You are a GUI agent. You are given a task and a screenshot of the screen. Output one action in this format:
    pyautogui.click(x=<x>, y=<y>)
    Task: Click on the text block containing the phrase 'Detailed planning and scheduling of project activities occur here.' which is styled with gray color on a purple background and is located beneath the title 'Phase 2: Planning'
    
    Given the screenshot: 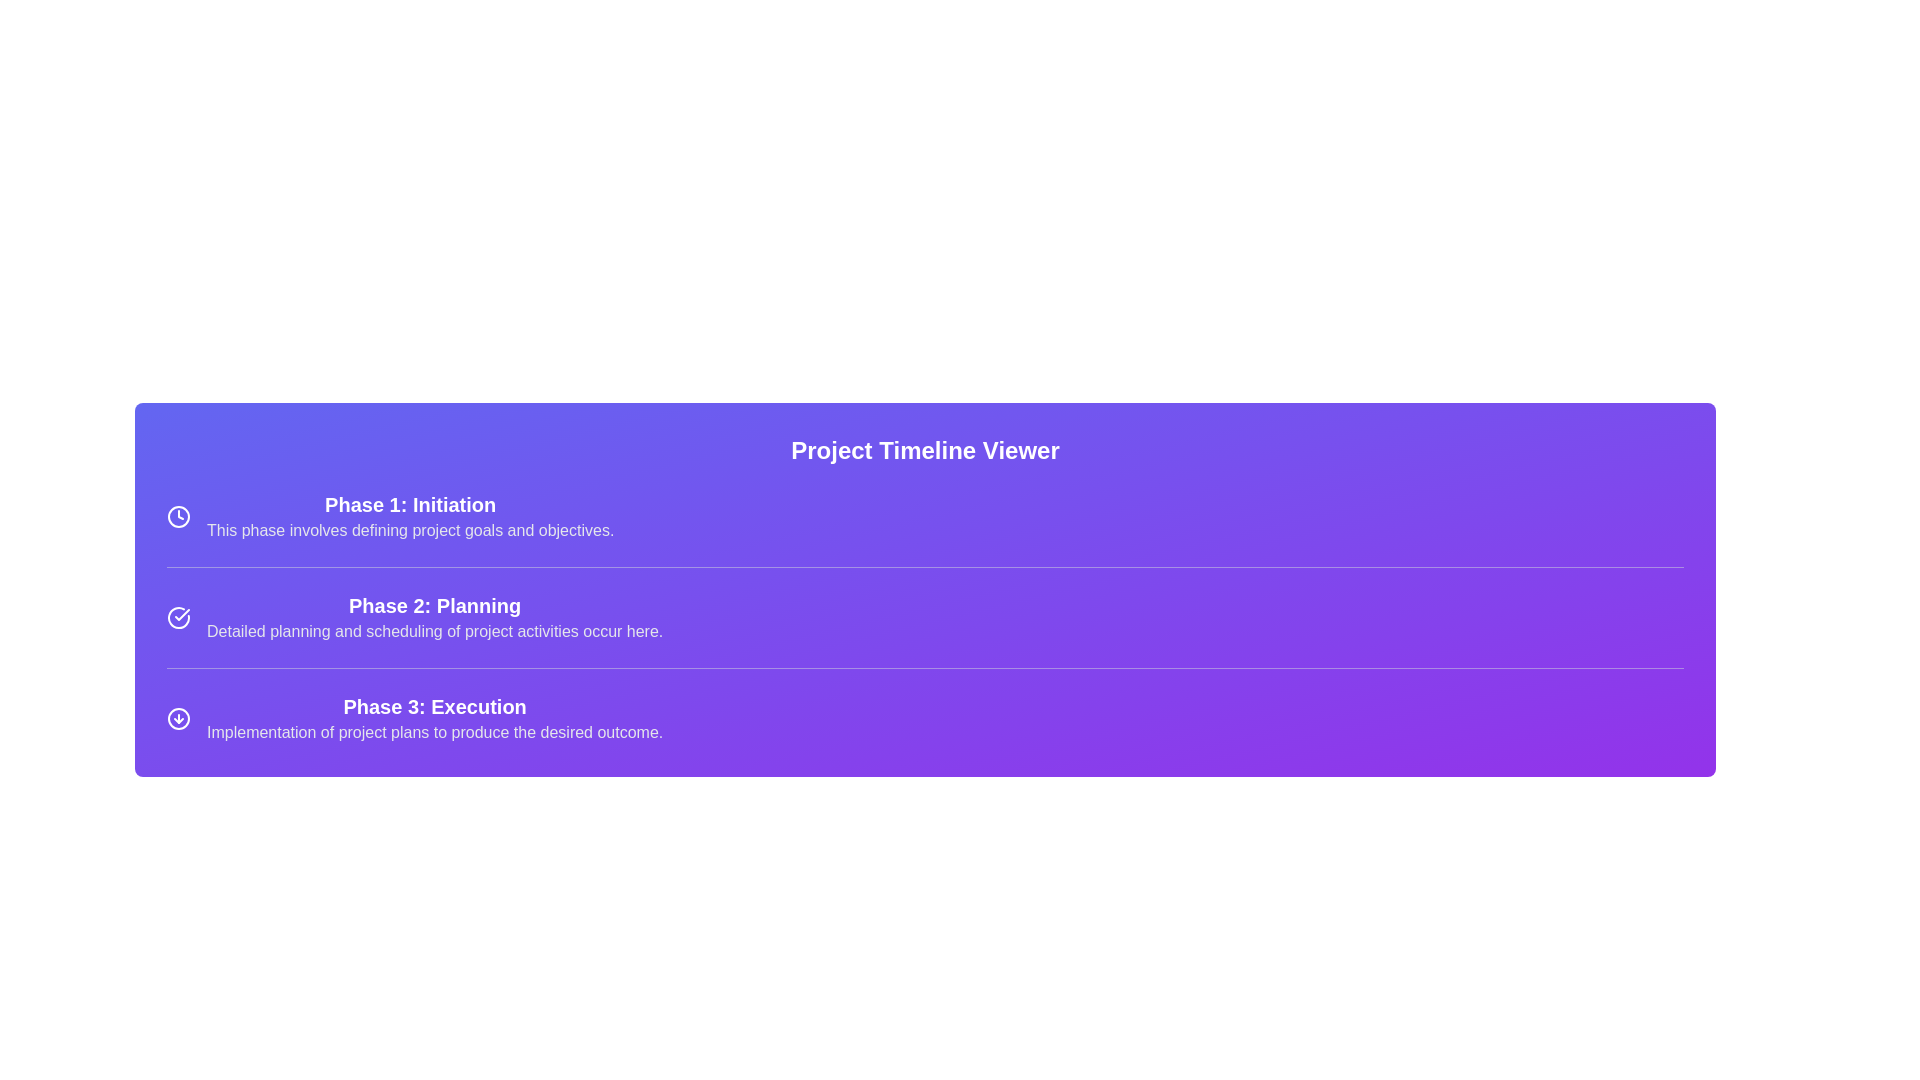 What is the action you would take?
    pyautogui.click(x=434, y=632)
    